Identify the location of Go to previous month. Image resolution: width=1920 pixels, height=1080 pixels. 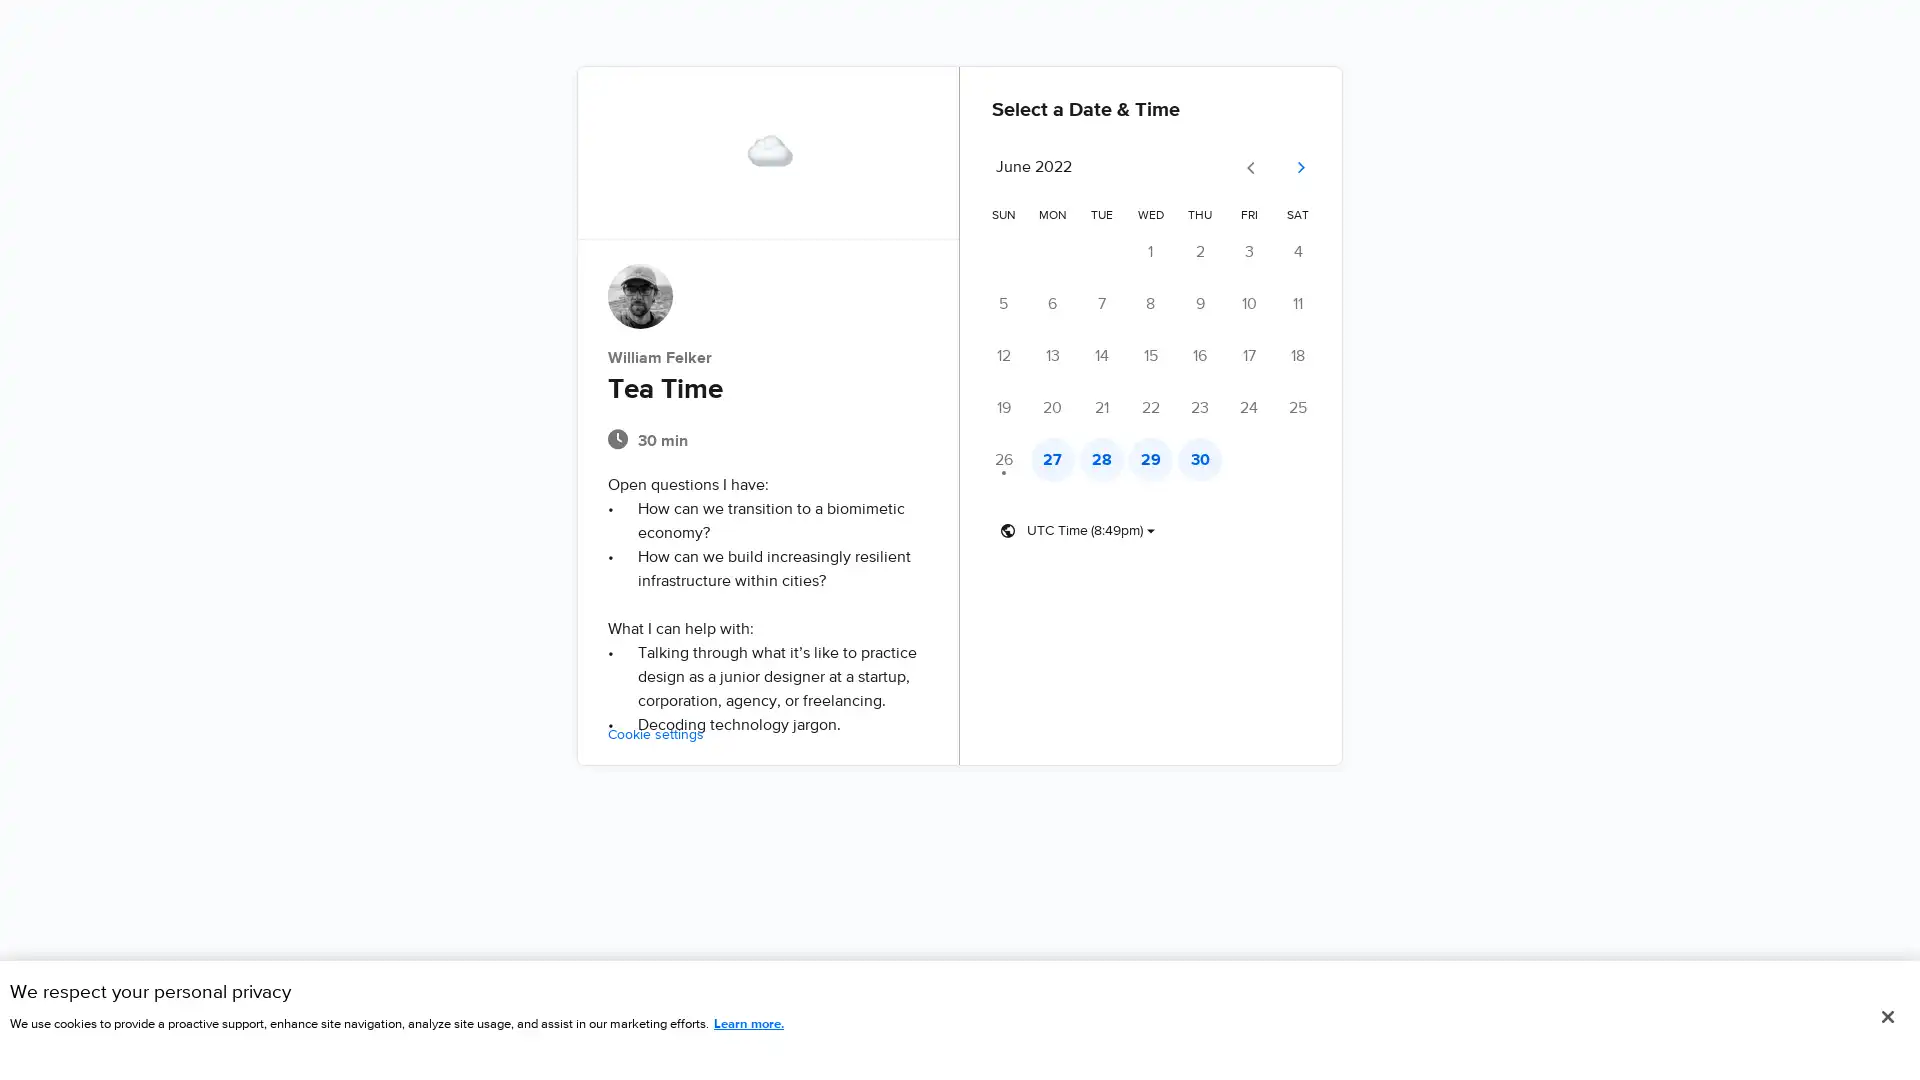
(1267, 167).